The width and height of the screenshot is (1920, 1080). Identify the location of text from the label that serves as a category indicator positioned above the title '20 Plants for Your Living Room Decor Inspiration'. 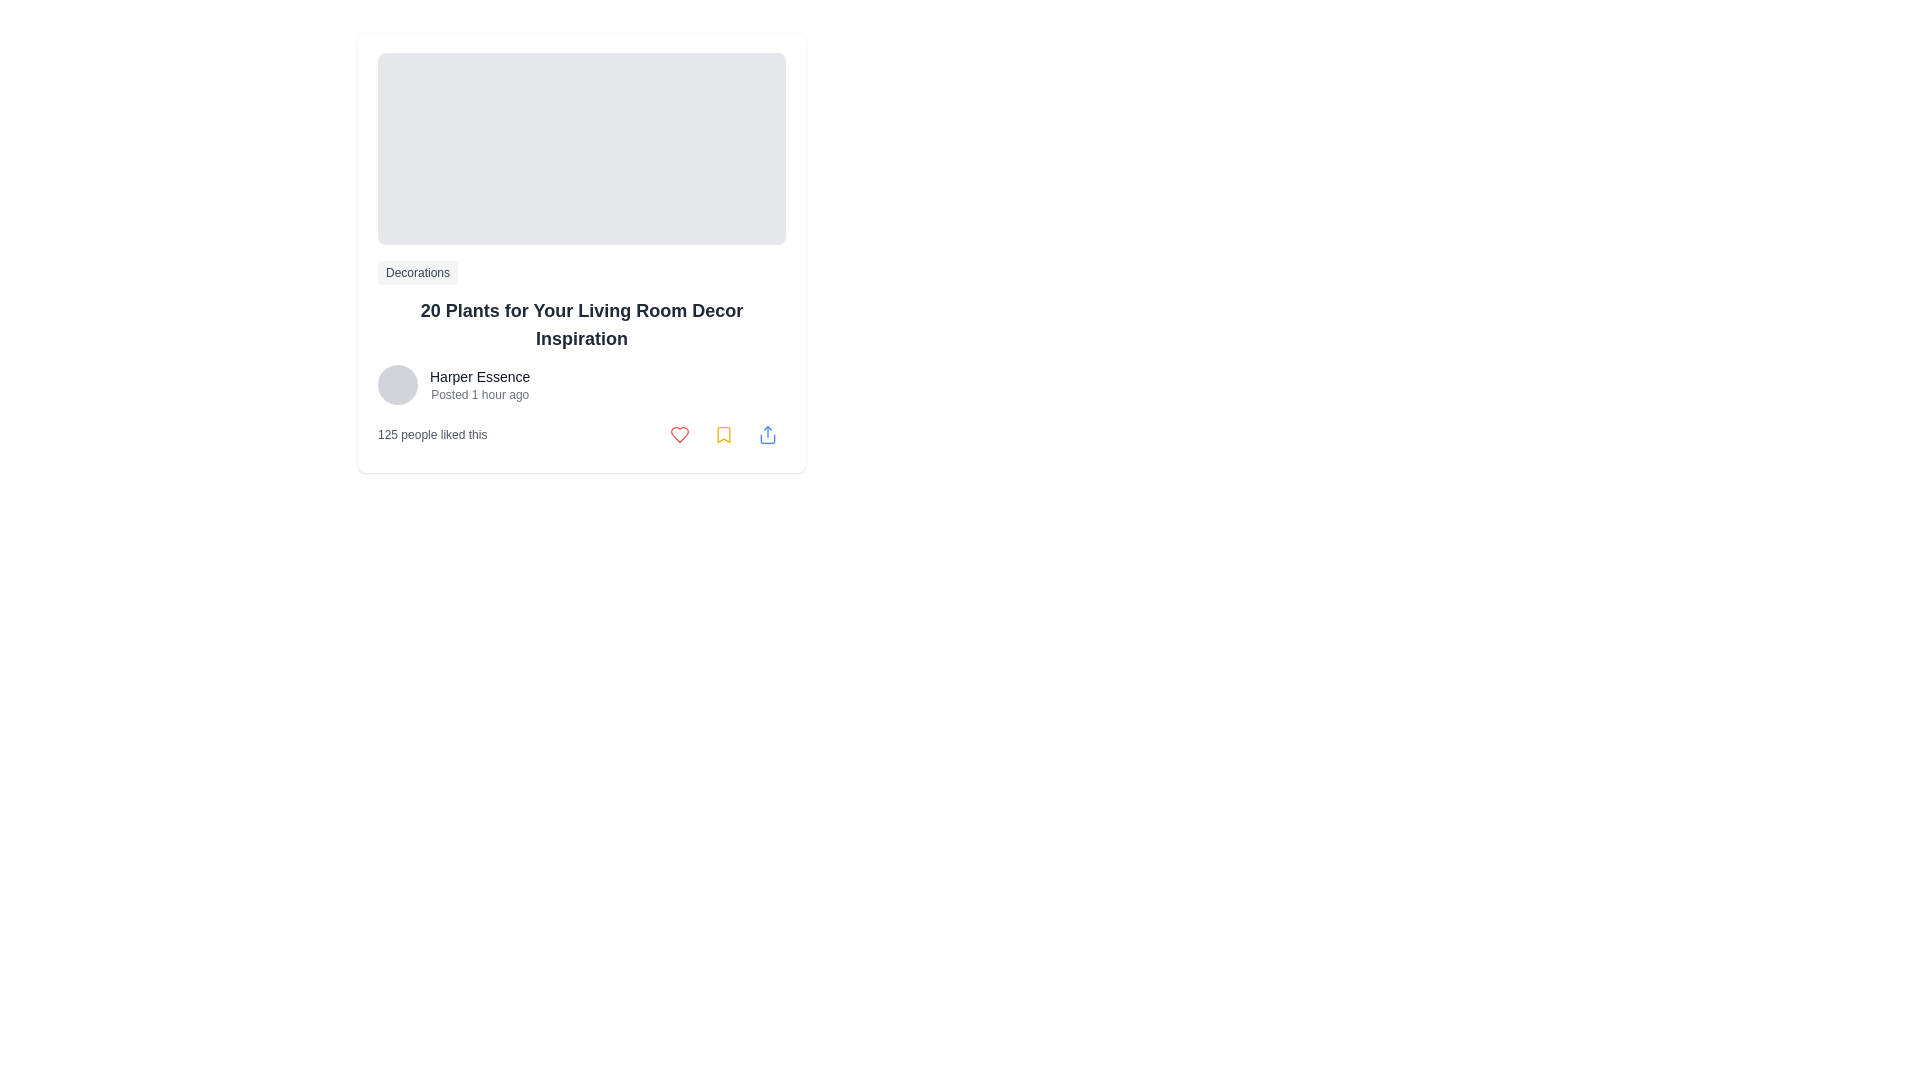
(416, 273).